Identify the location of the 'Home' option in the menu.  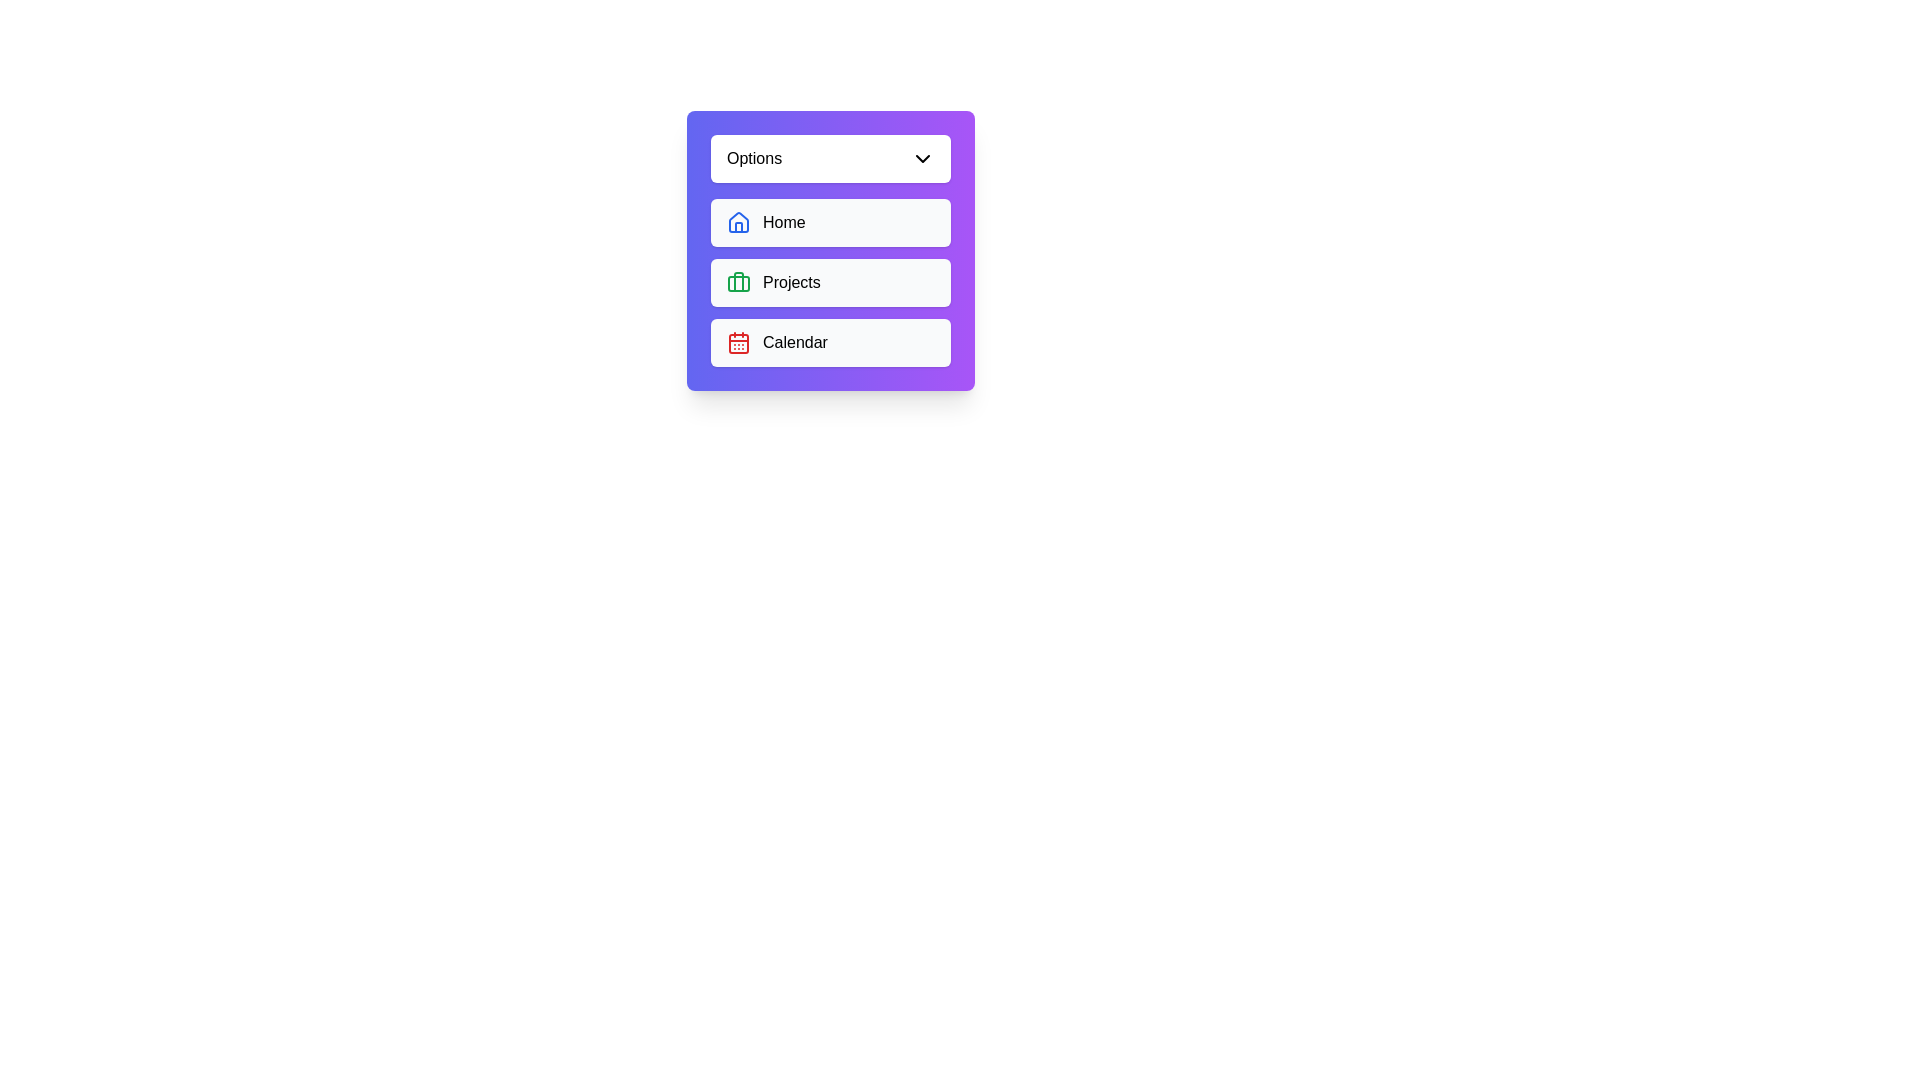
(830, 223).